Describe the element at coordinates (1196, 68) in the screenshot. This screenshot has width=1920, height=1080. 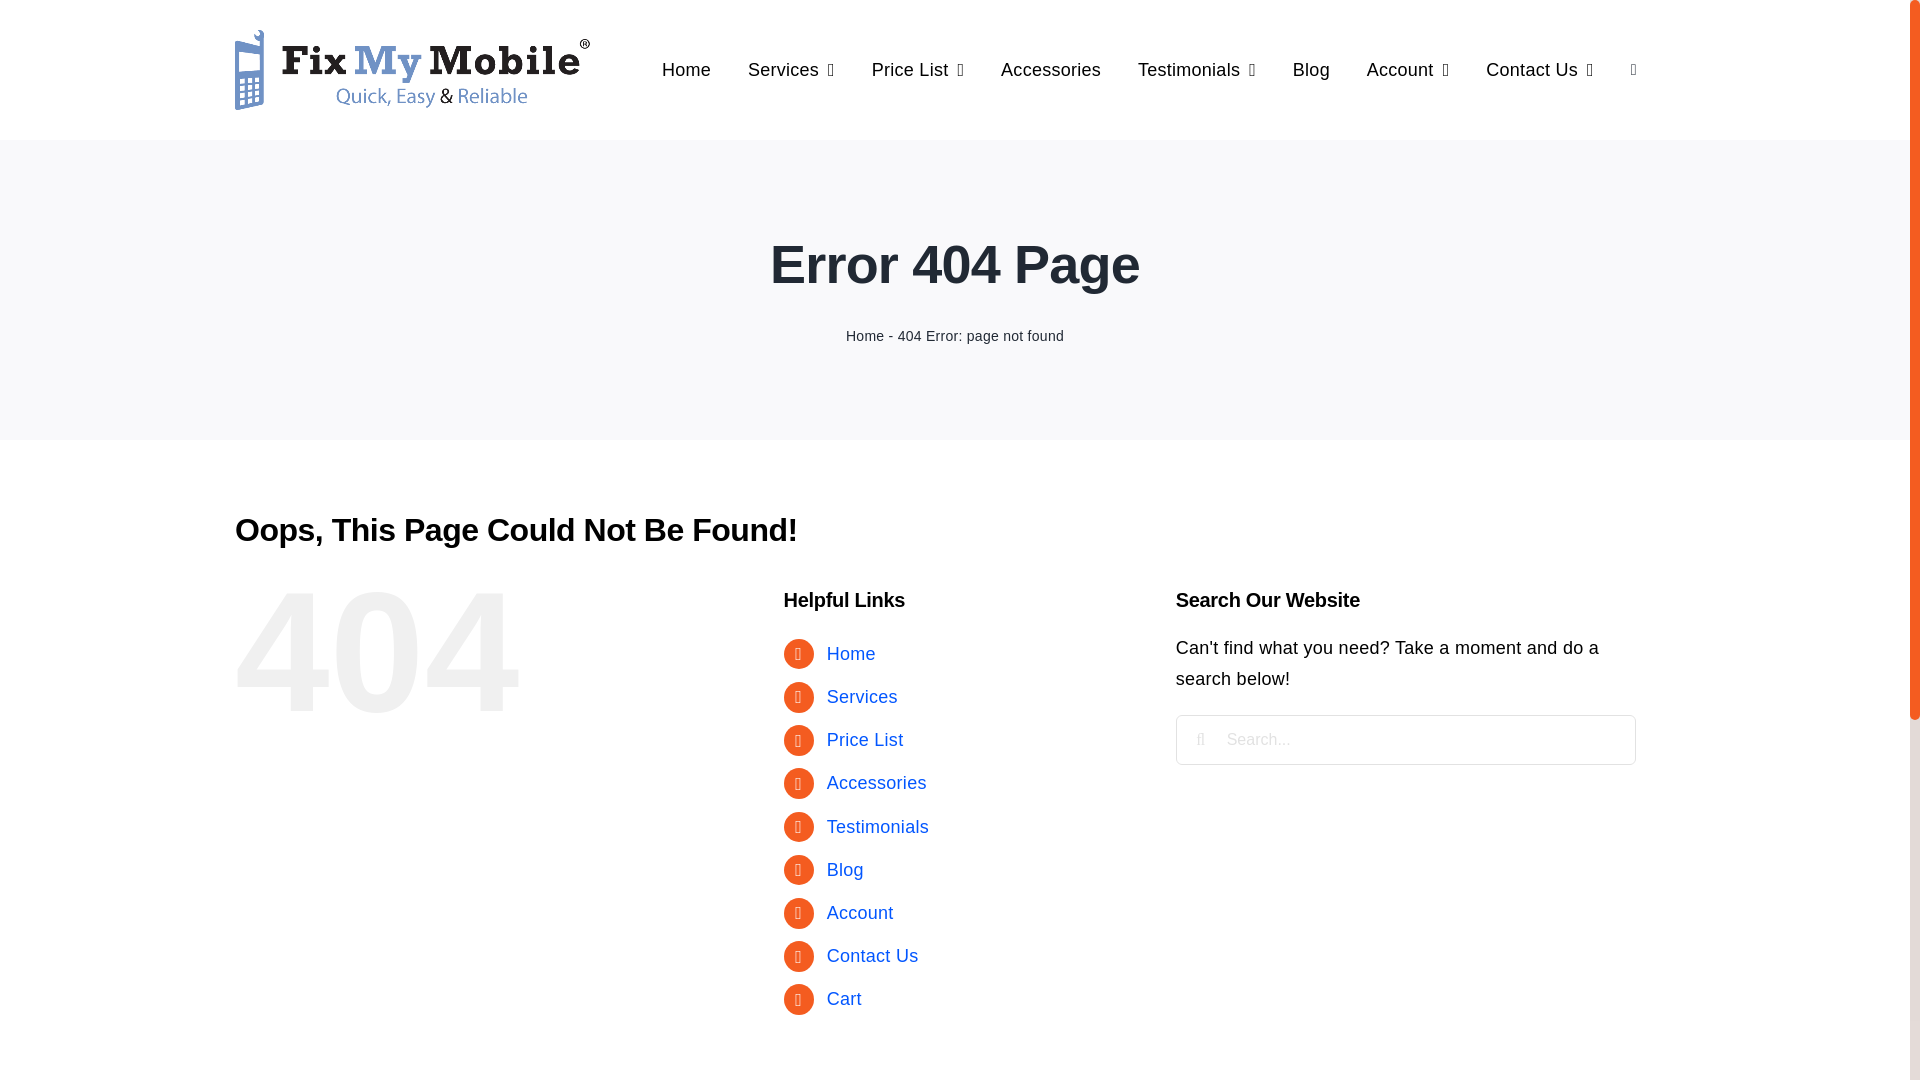
I see `'Testimonials'` at that location.